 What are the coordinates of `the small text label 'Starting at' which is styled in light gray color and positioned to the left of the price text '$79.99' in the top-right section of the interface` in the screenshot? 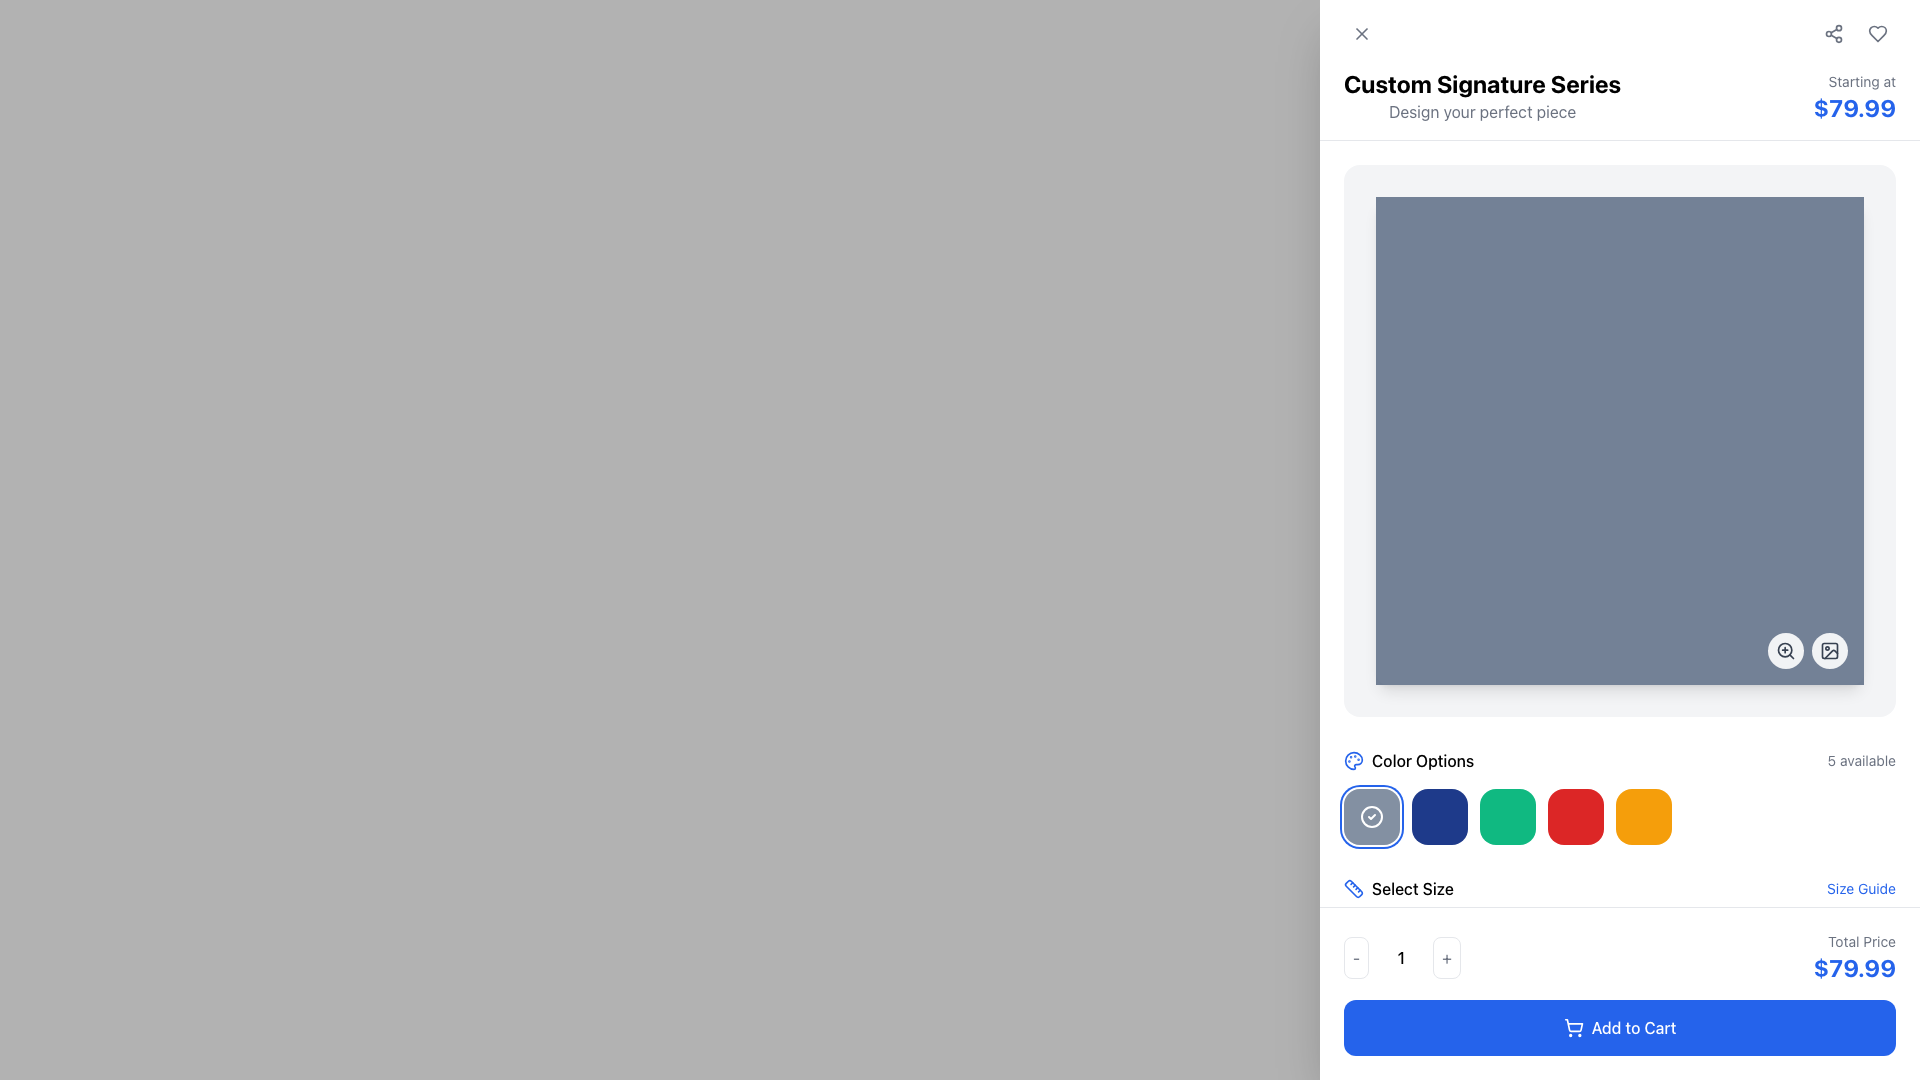 It's located at (1853, 80).